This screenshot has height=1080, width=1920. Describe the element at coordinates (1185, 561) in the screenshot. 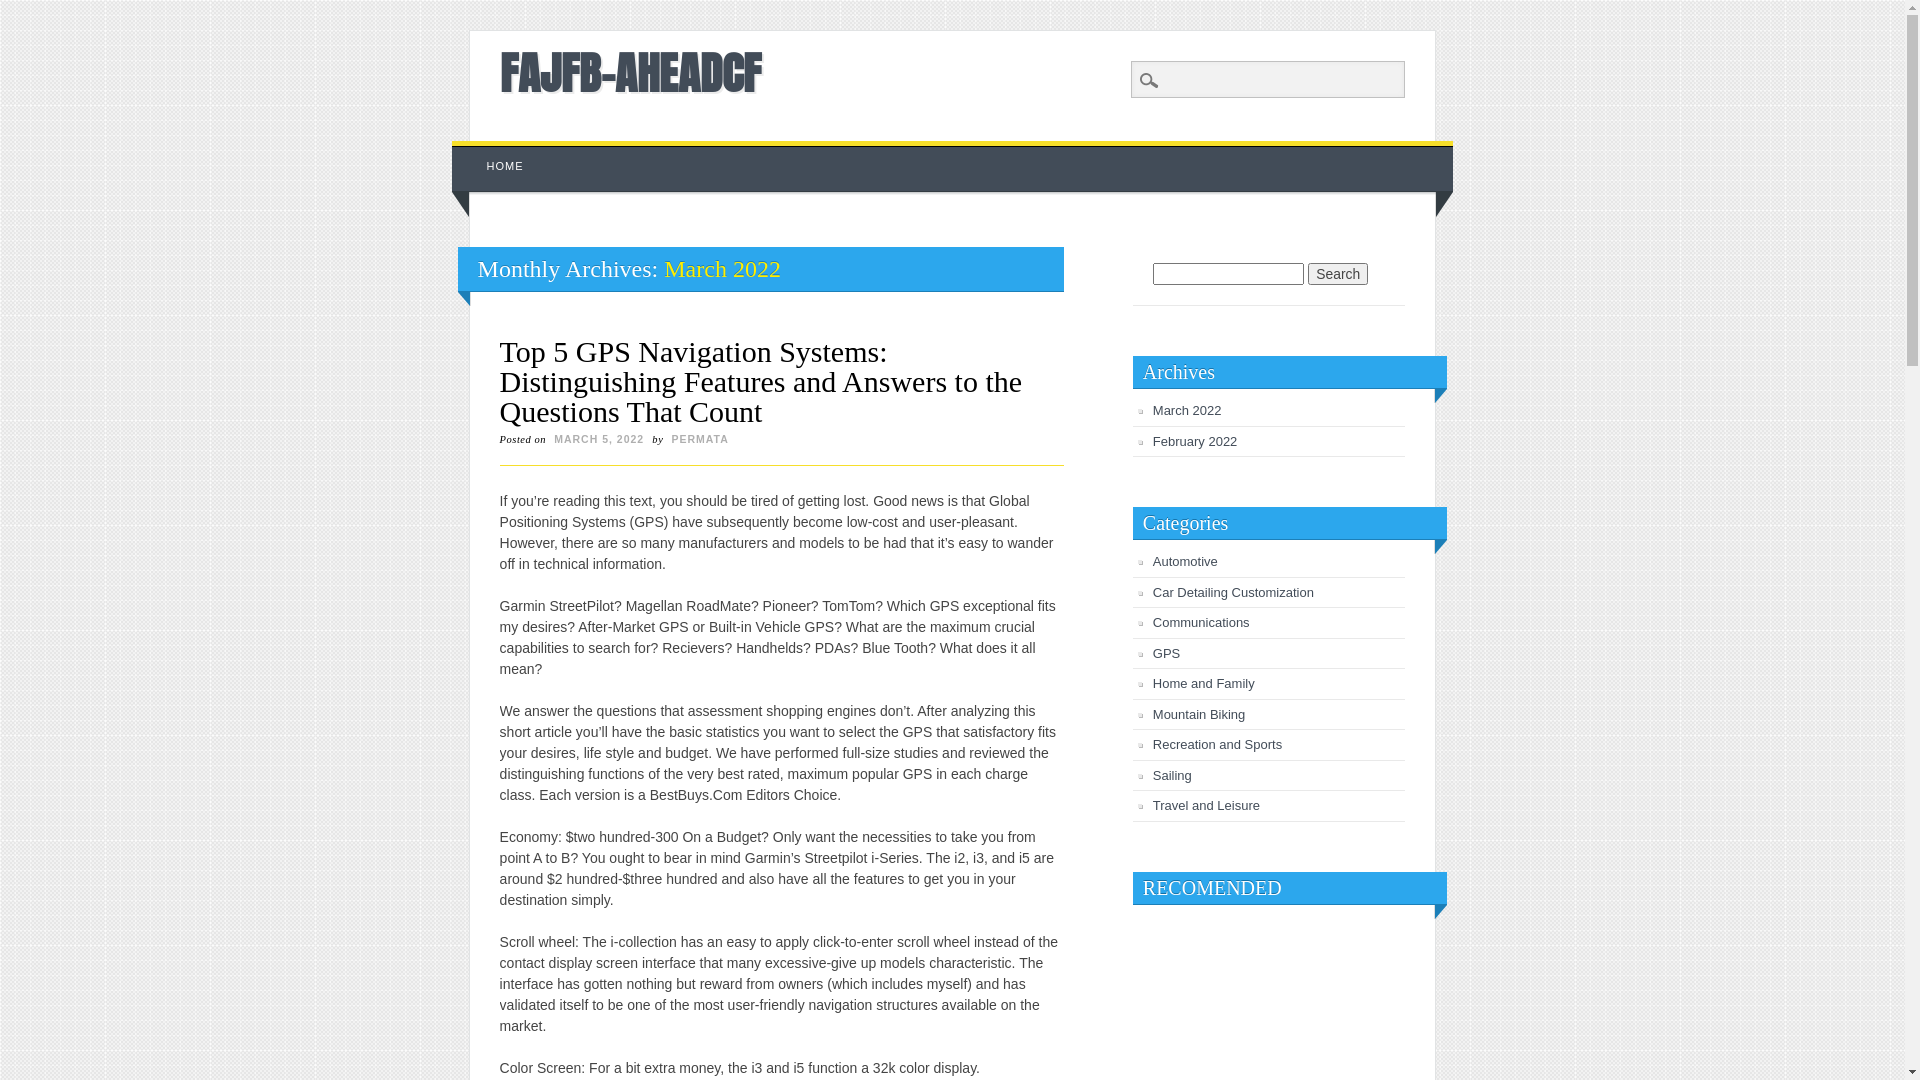

I see `'Automotive'` at that location.